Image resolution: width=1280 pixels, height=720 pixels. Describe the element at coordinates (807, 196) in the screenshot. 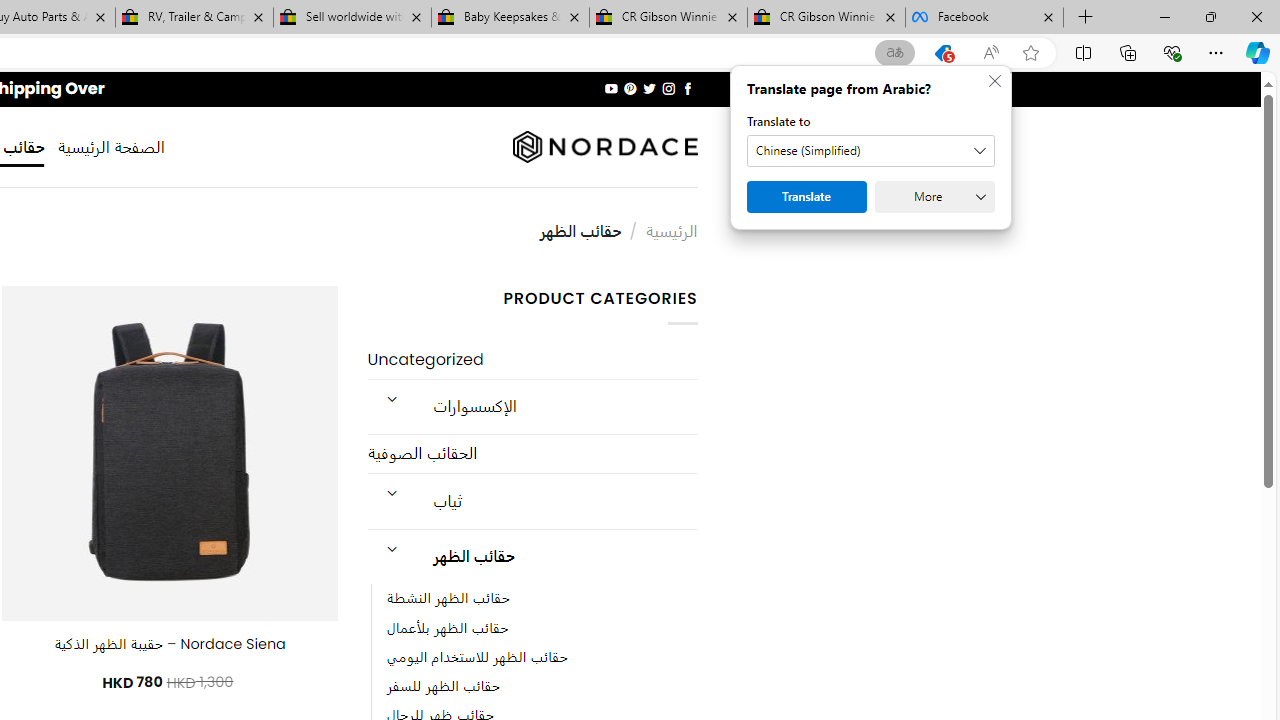

I see `'Translate'` at that location.